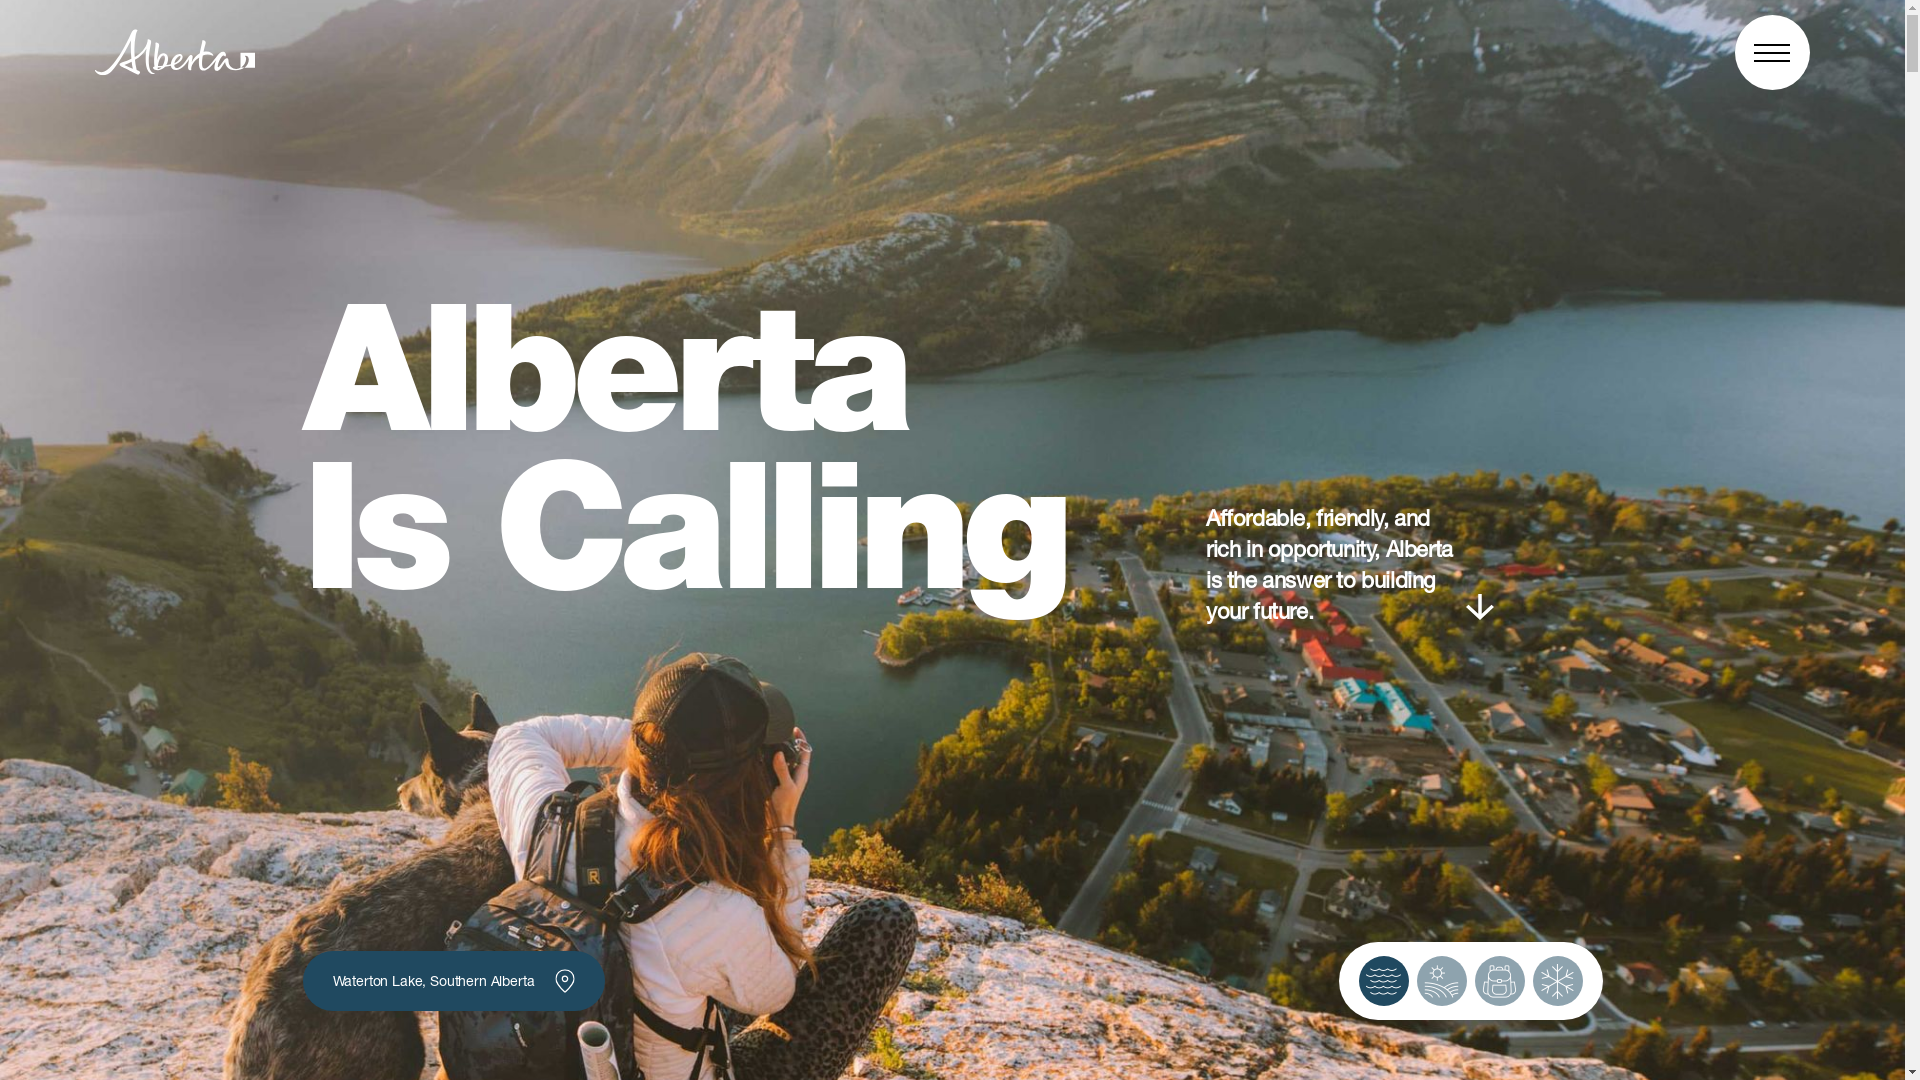 The width and height of the screenshot is (1920, 1080). What do you see at coordinates (1440, 979) in the screenshot?
I see `'Toggle Summer Image'` at bounding box center [1440, 979].